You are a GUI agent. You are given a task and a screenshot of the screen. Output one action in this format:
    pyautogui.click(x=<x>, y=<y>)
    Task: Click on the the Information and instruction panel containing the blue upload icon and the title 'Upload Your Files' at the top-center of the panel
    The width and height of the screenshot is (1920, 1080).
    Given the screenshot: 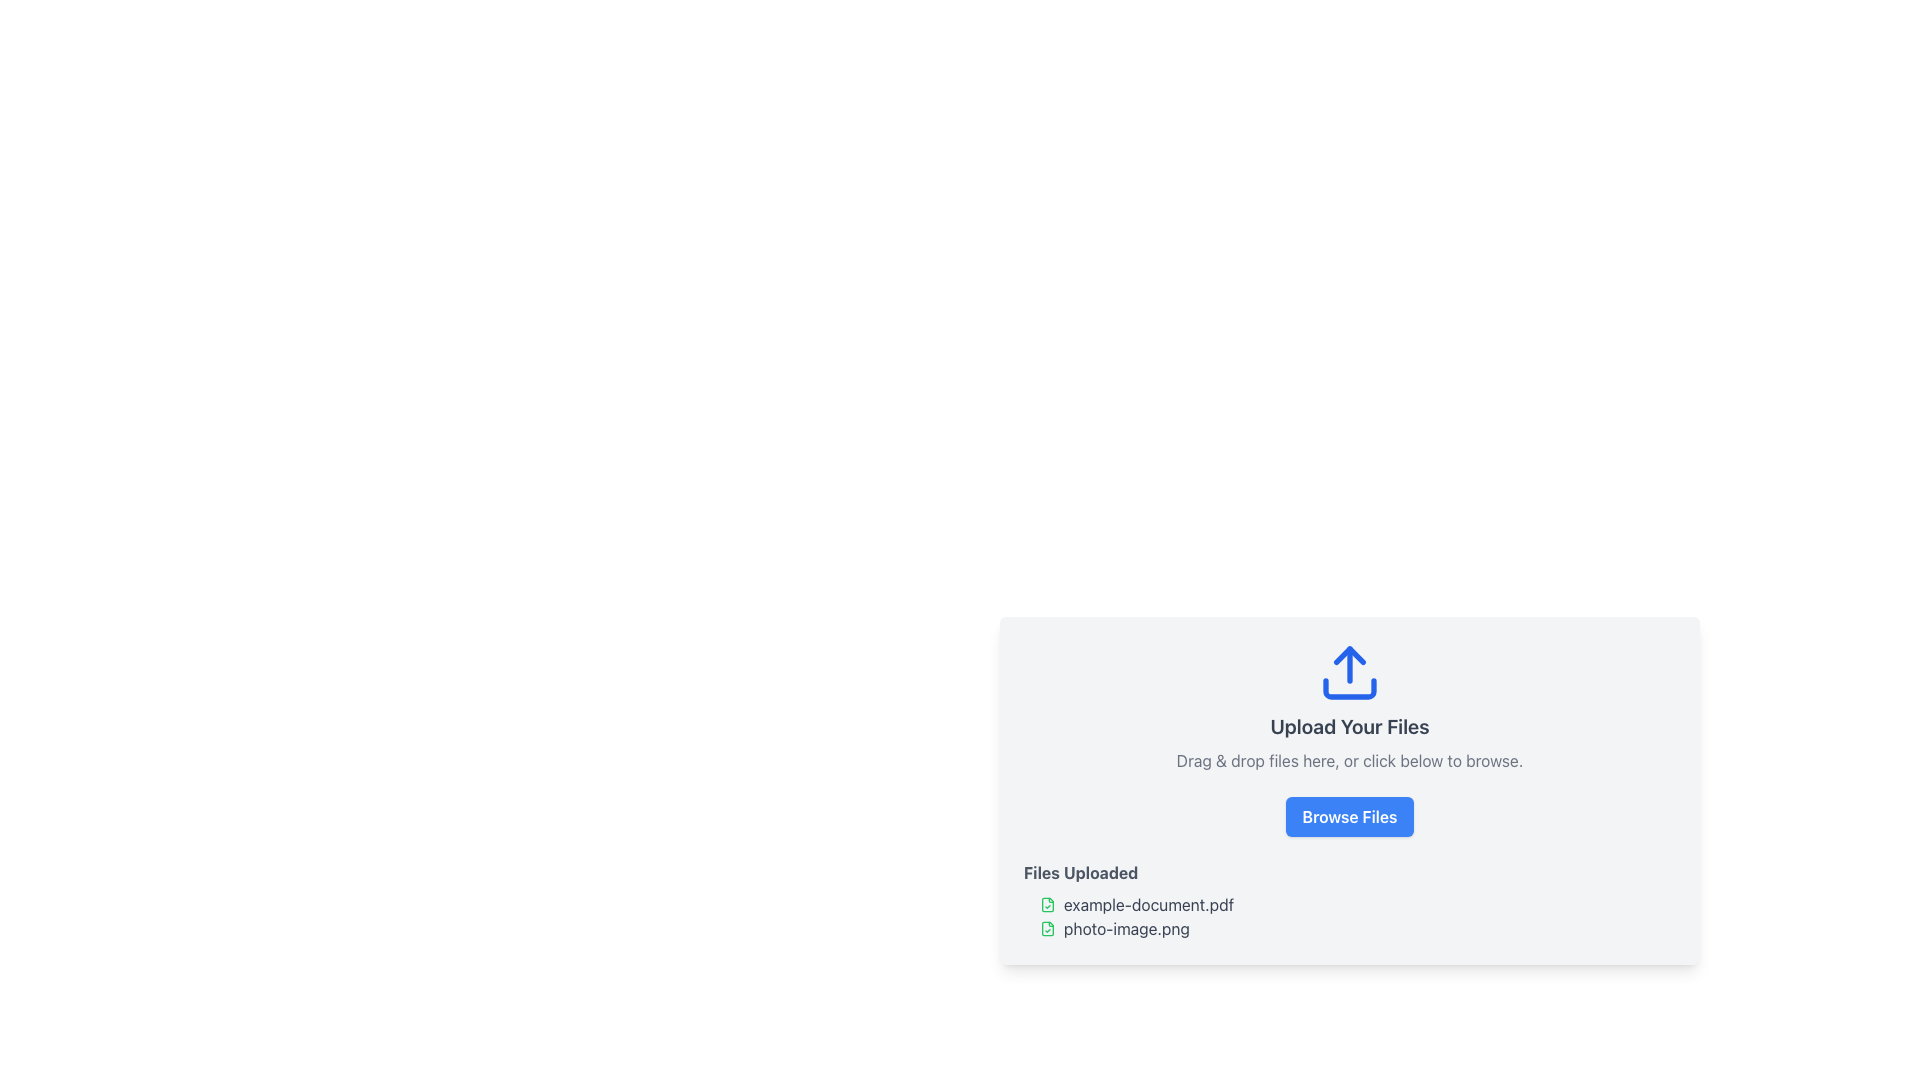 What is the action you would take?
    pyautogui.click(x=1349, y=705)
    